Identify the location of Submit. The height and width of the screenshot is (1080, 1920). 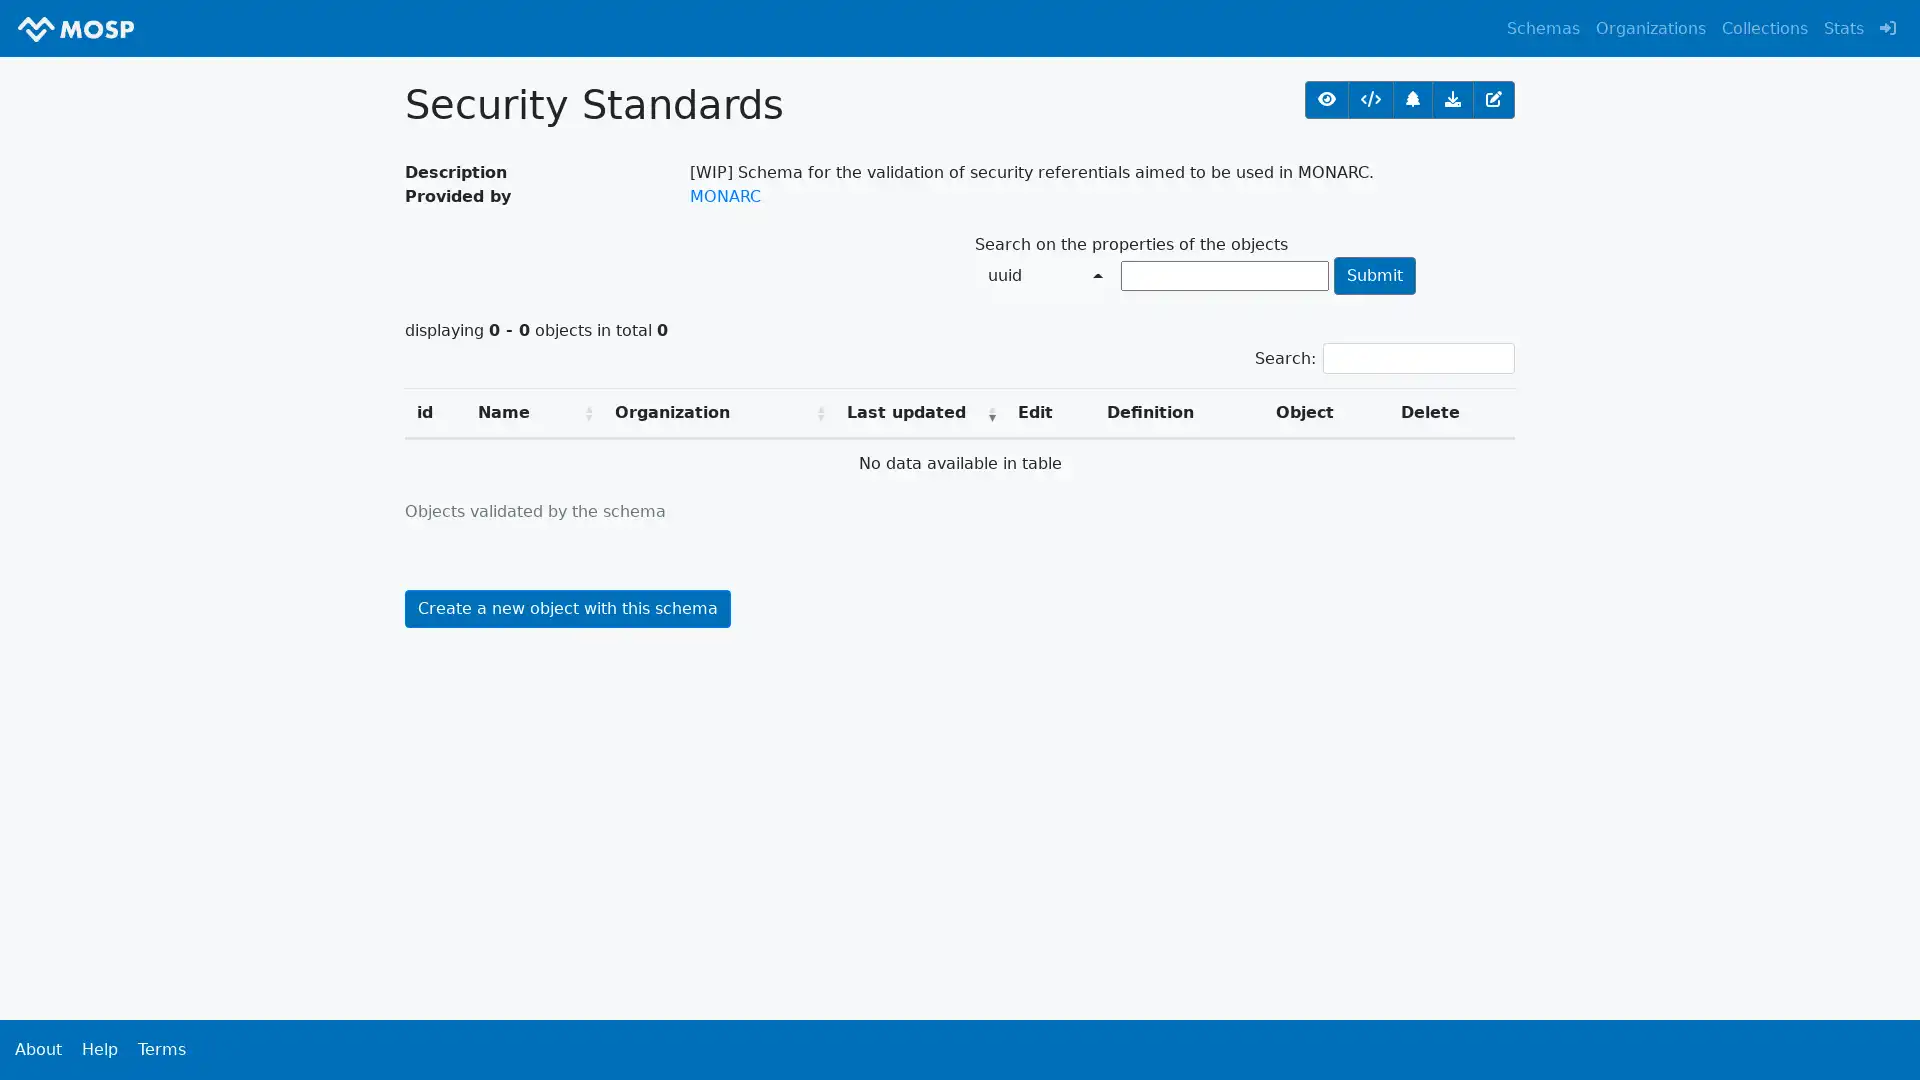
(1373, 276).